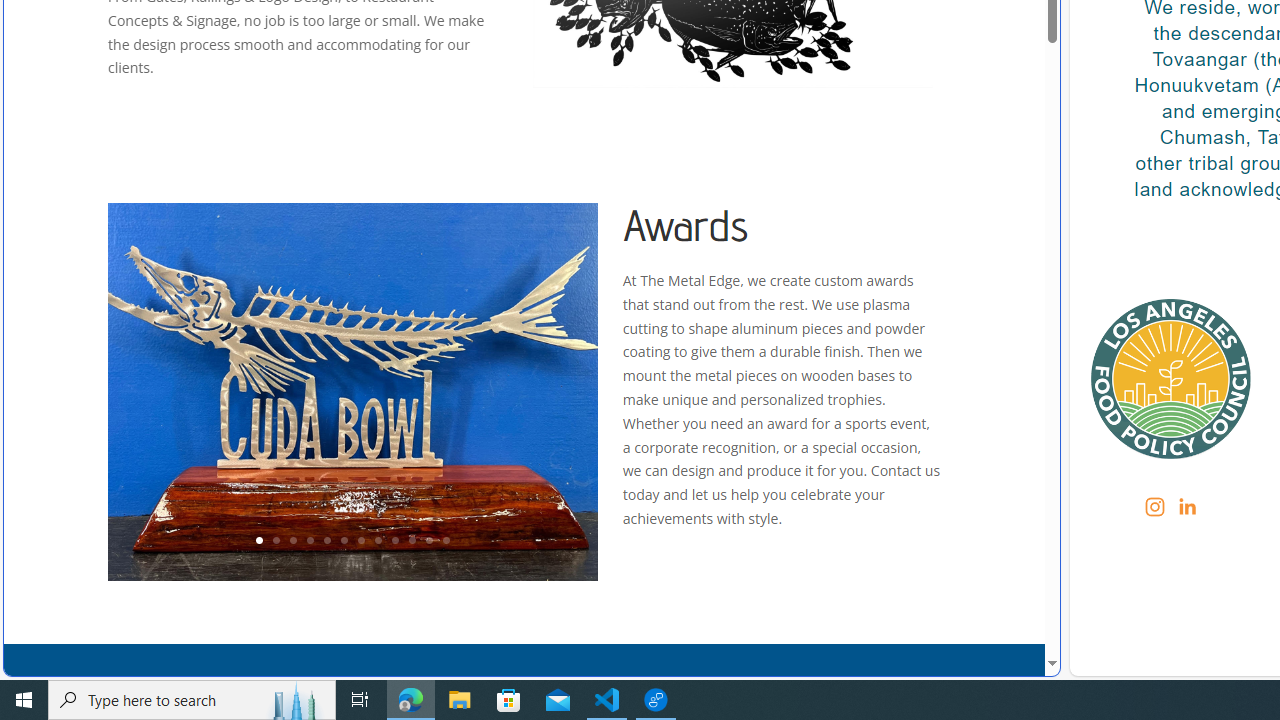  I want to click on '8', so click(377, 541).